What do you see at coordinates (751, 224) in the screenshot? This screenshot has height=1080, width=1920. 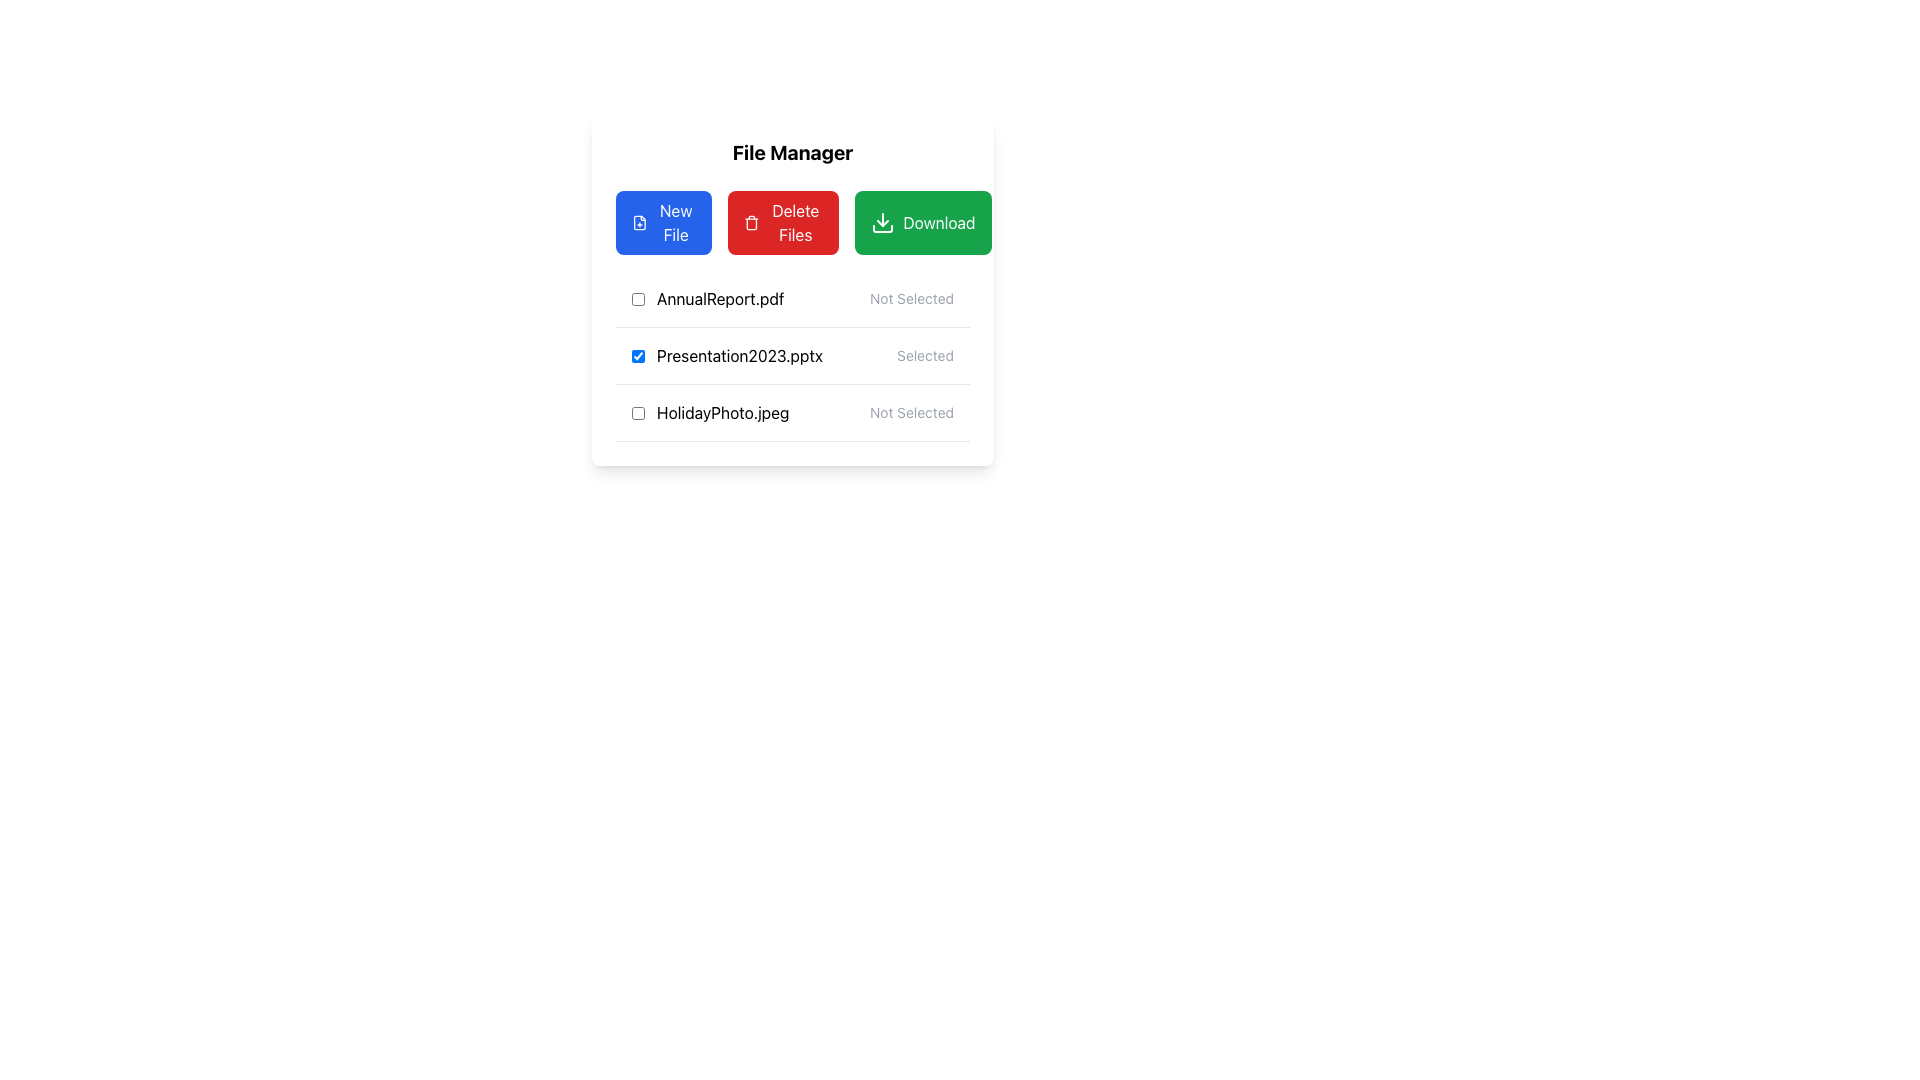 I see `the larger delete button which includes the trash bin icon represented by the rectangular body of the bin` at bounding box center [751, 224].